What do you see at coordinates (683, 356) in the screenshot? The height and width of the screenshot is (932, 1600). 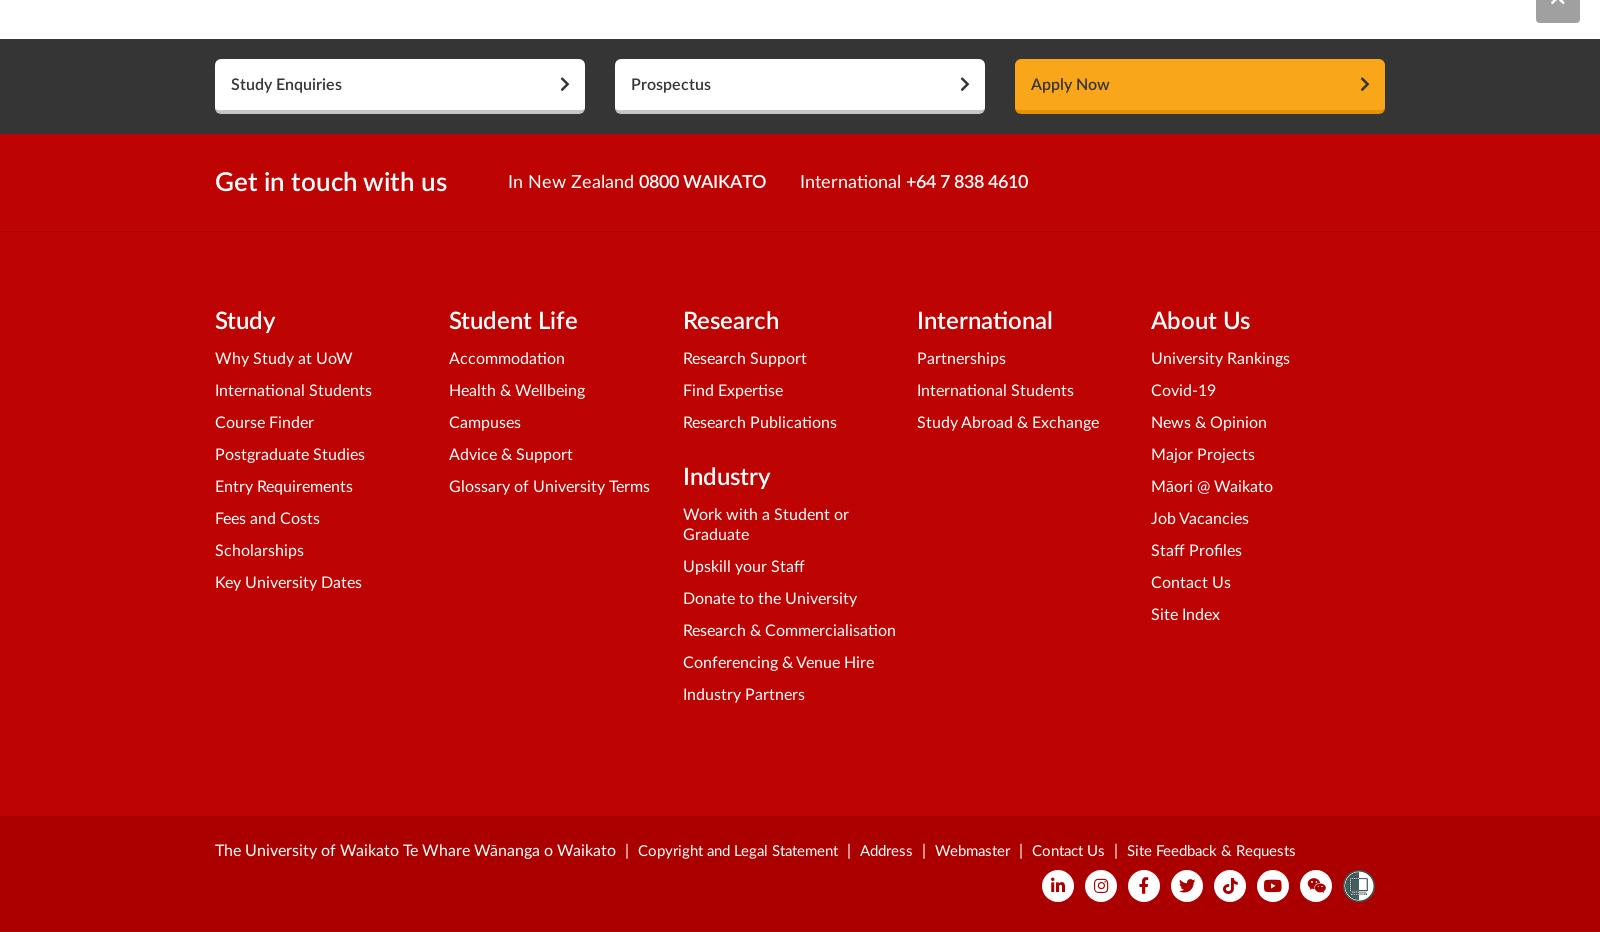 I see `'Research Support'` at bounding box center [683, 356].